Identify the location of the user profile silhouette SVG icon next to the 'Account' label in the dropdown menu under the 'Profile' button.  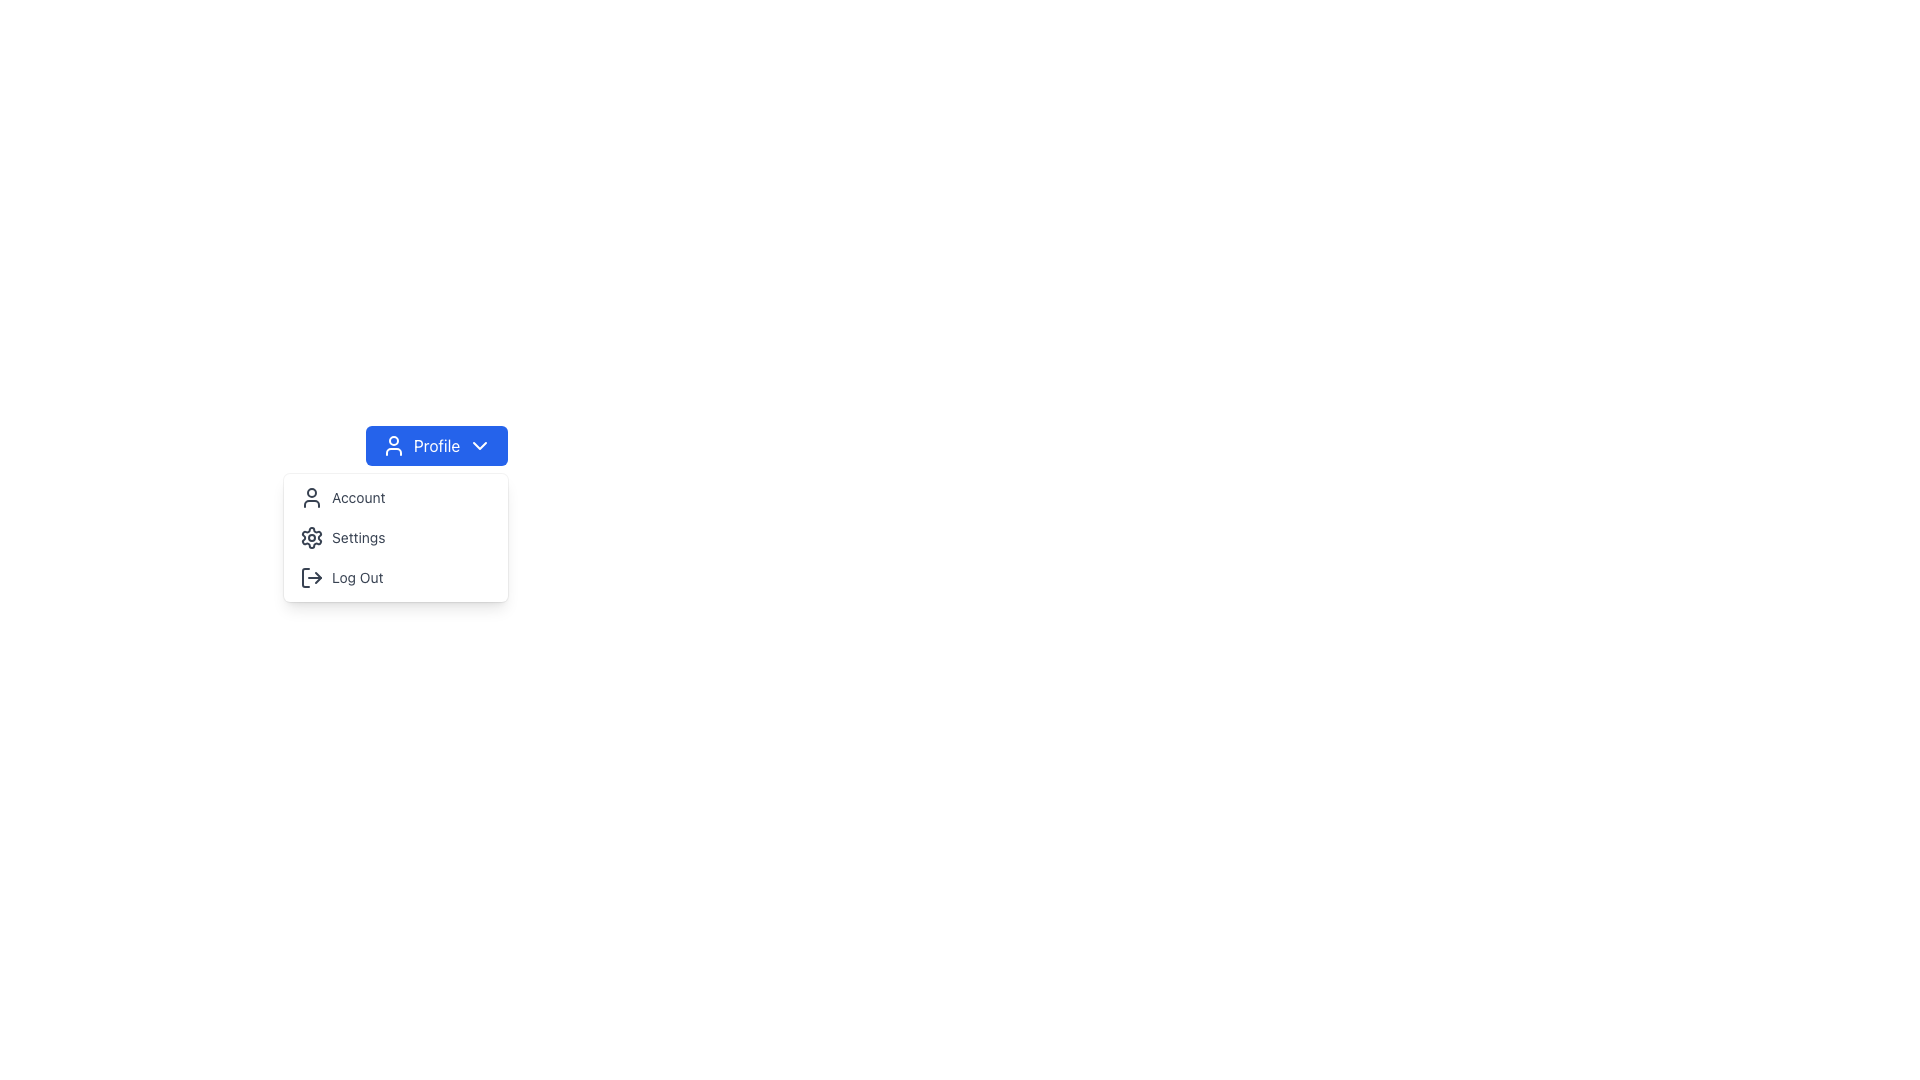
(311, 496).